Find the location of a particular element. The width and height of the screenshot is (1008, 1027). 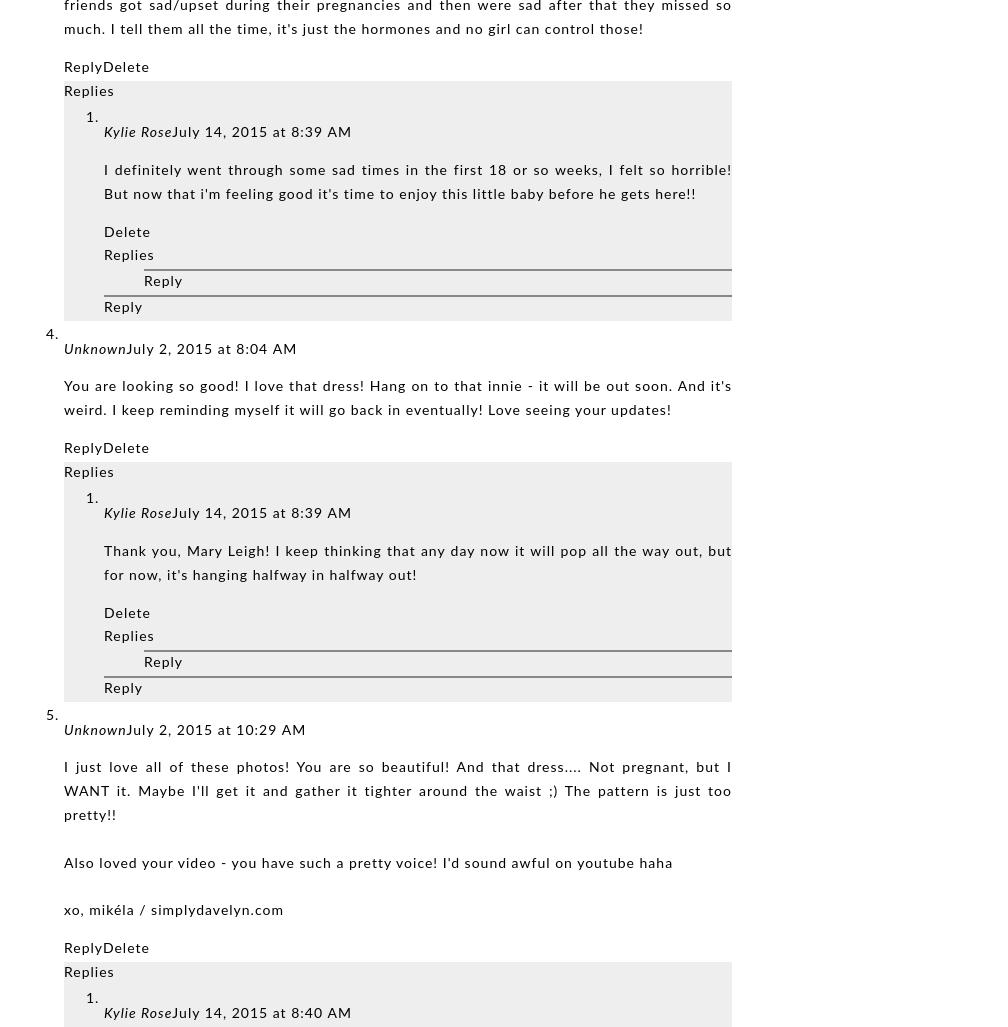

'Also loved your video - you have such a pretty voice! I'd sound awful on youtube haha' is located at coordinates (64, 861).